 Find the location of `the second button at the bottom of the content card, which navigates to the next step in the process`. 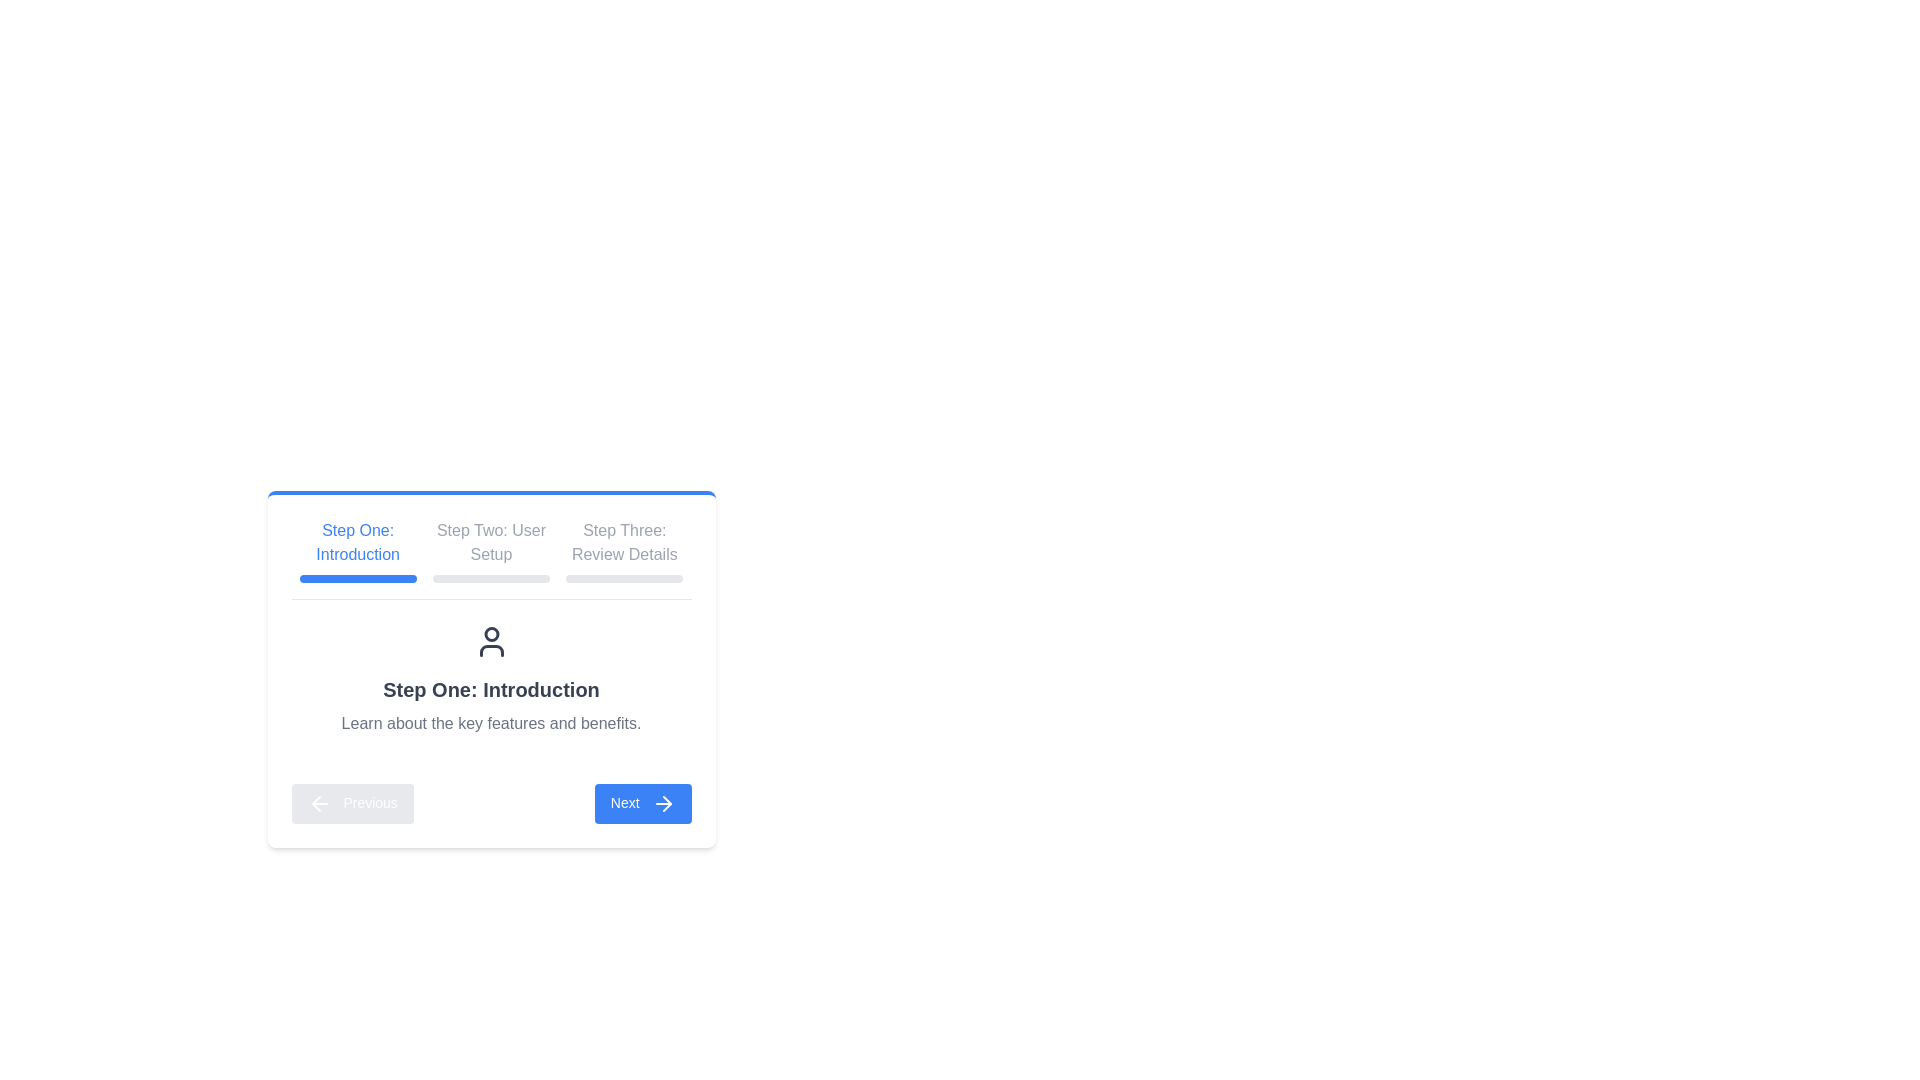

the second button at the bottom of the content card, which navigates to the next step in the process is located at coordinates (643, 802).